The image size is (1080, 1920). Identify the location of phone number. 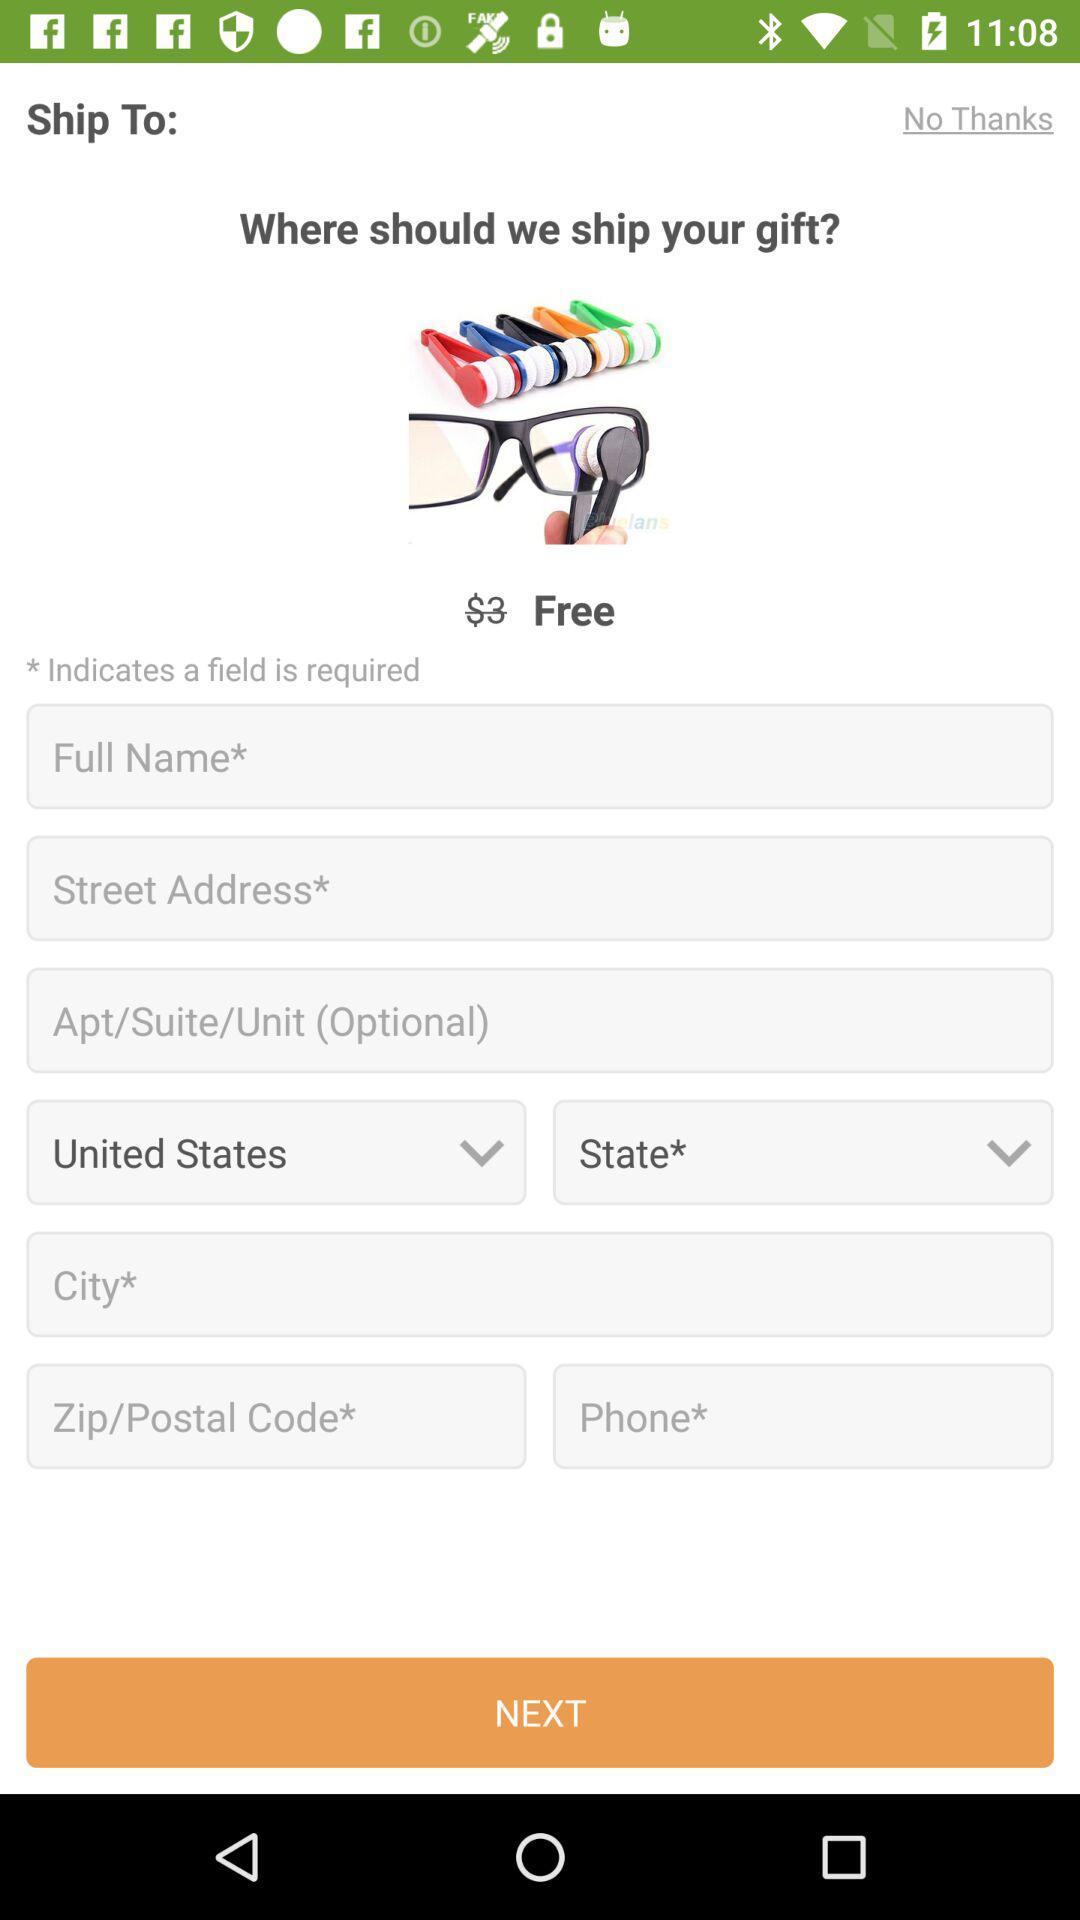
(802, 1415).